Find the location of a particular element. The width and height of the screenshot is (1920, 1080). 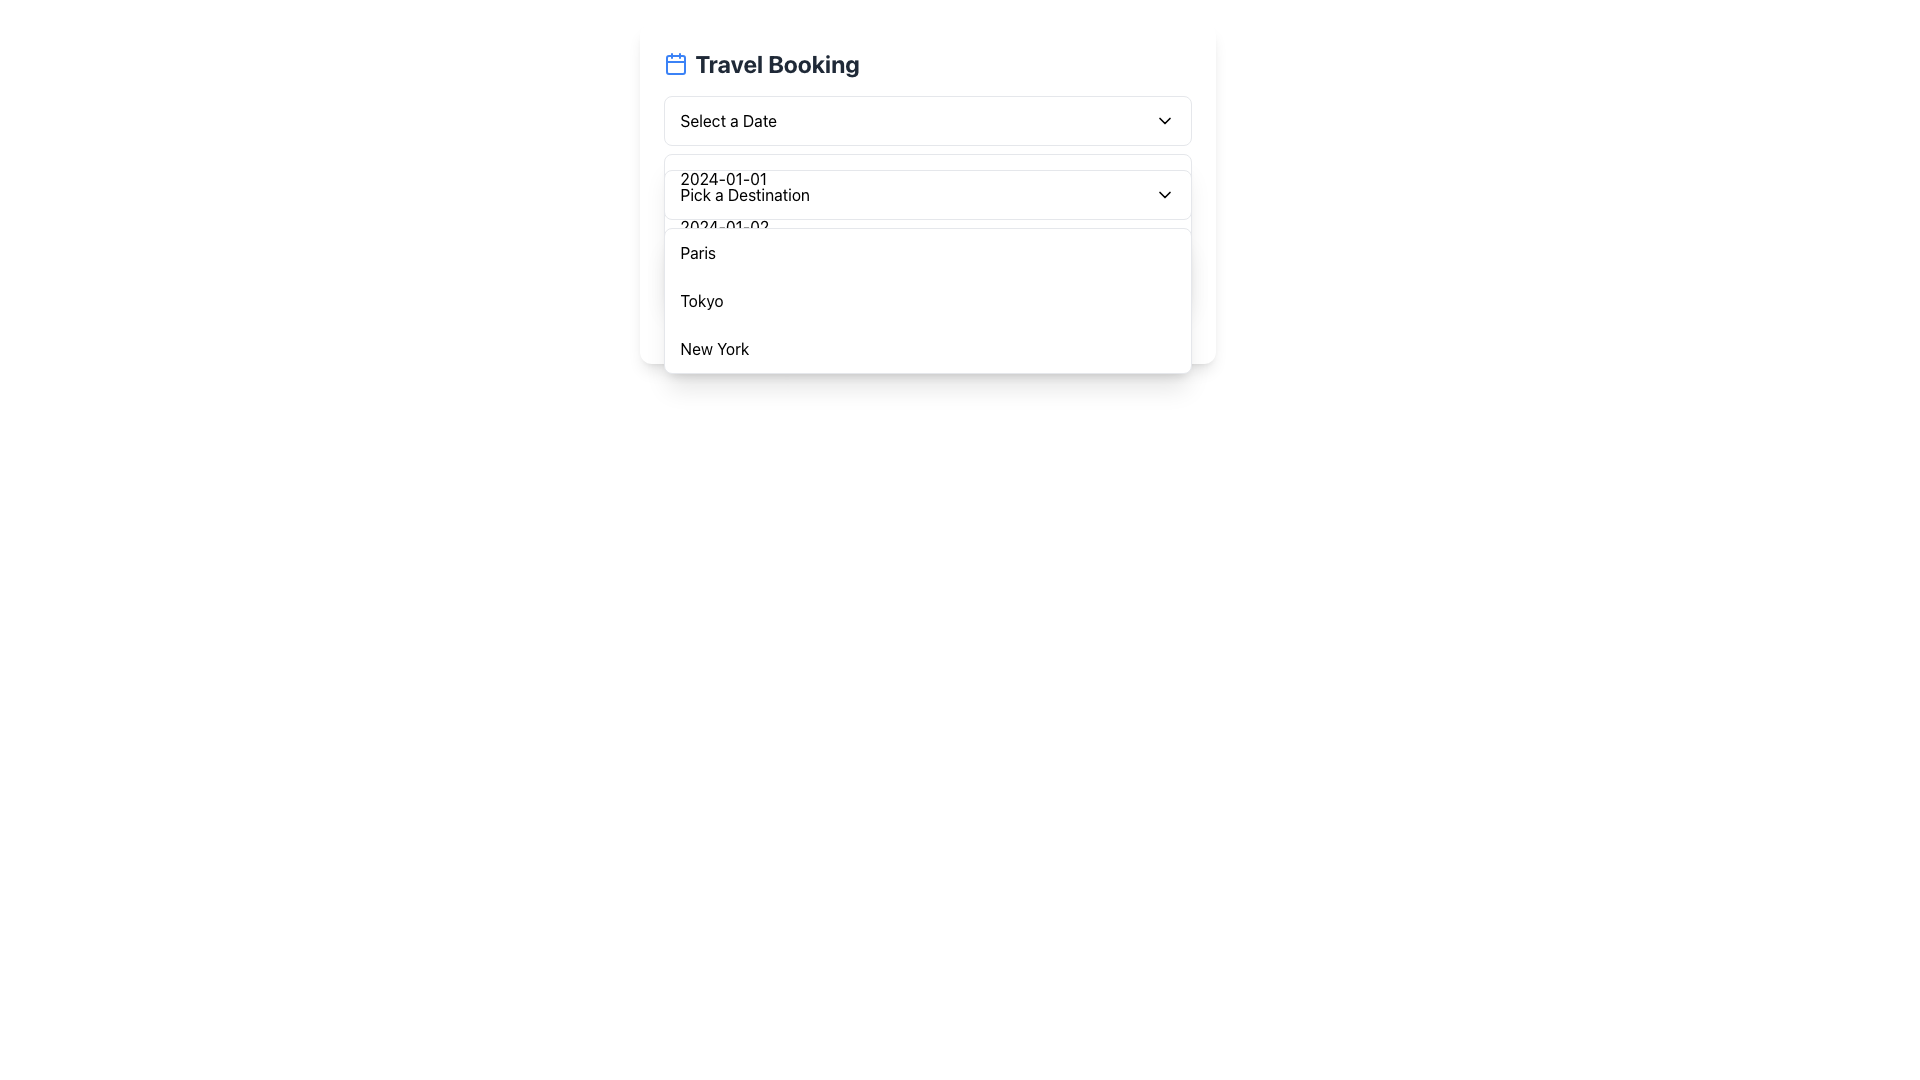

the calendar icon located to the left of the 'Travel Booking' title in the header section of the interface is located at coordinates (675, 63).